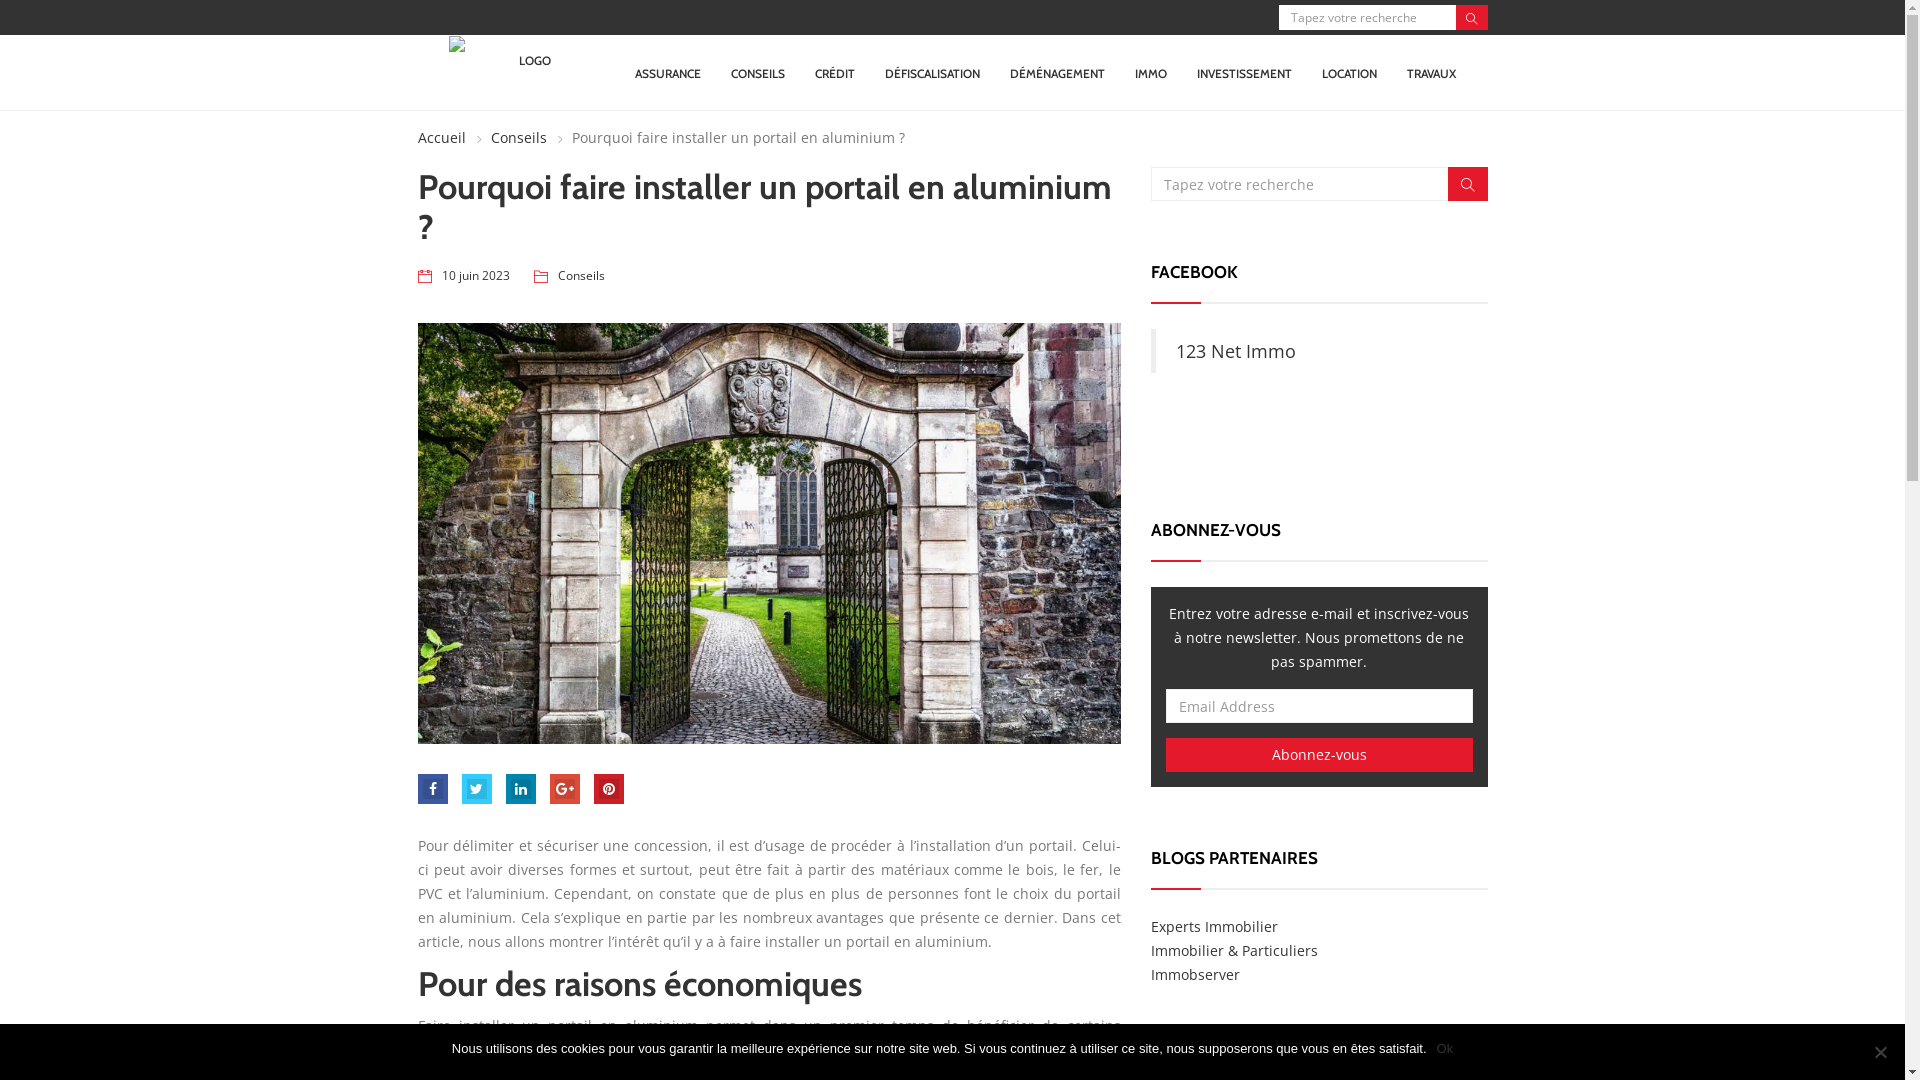  What do you see at coordinates (580, 276) in the screenshot?
I see `'Conseils'` at bounding box center [580, 276].